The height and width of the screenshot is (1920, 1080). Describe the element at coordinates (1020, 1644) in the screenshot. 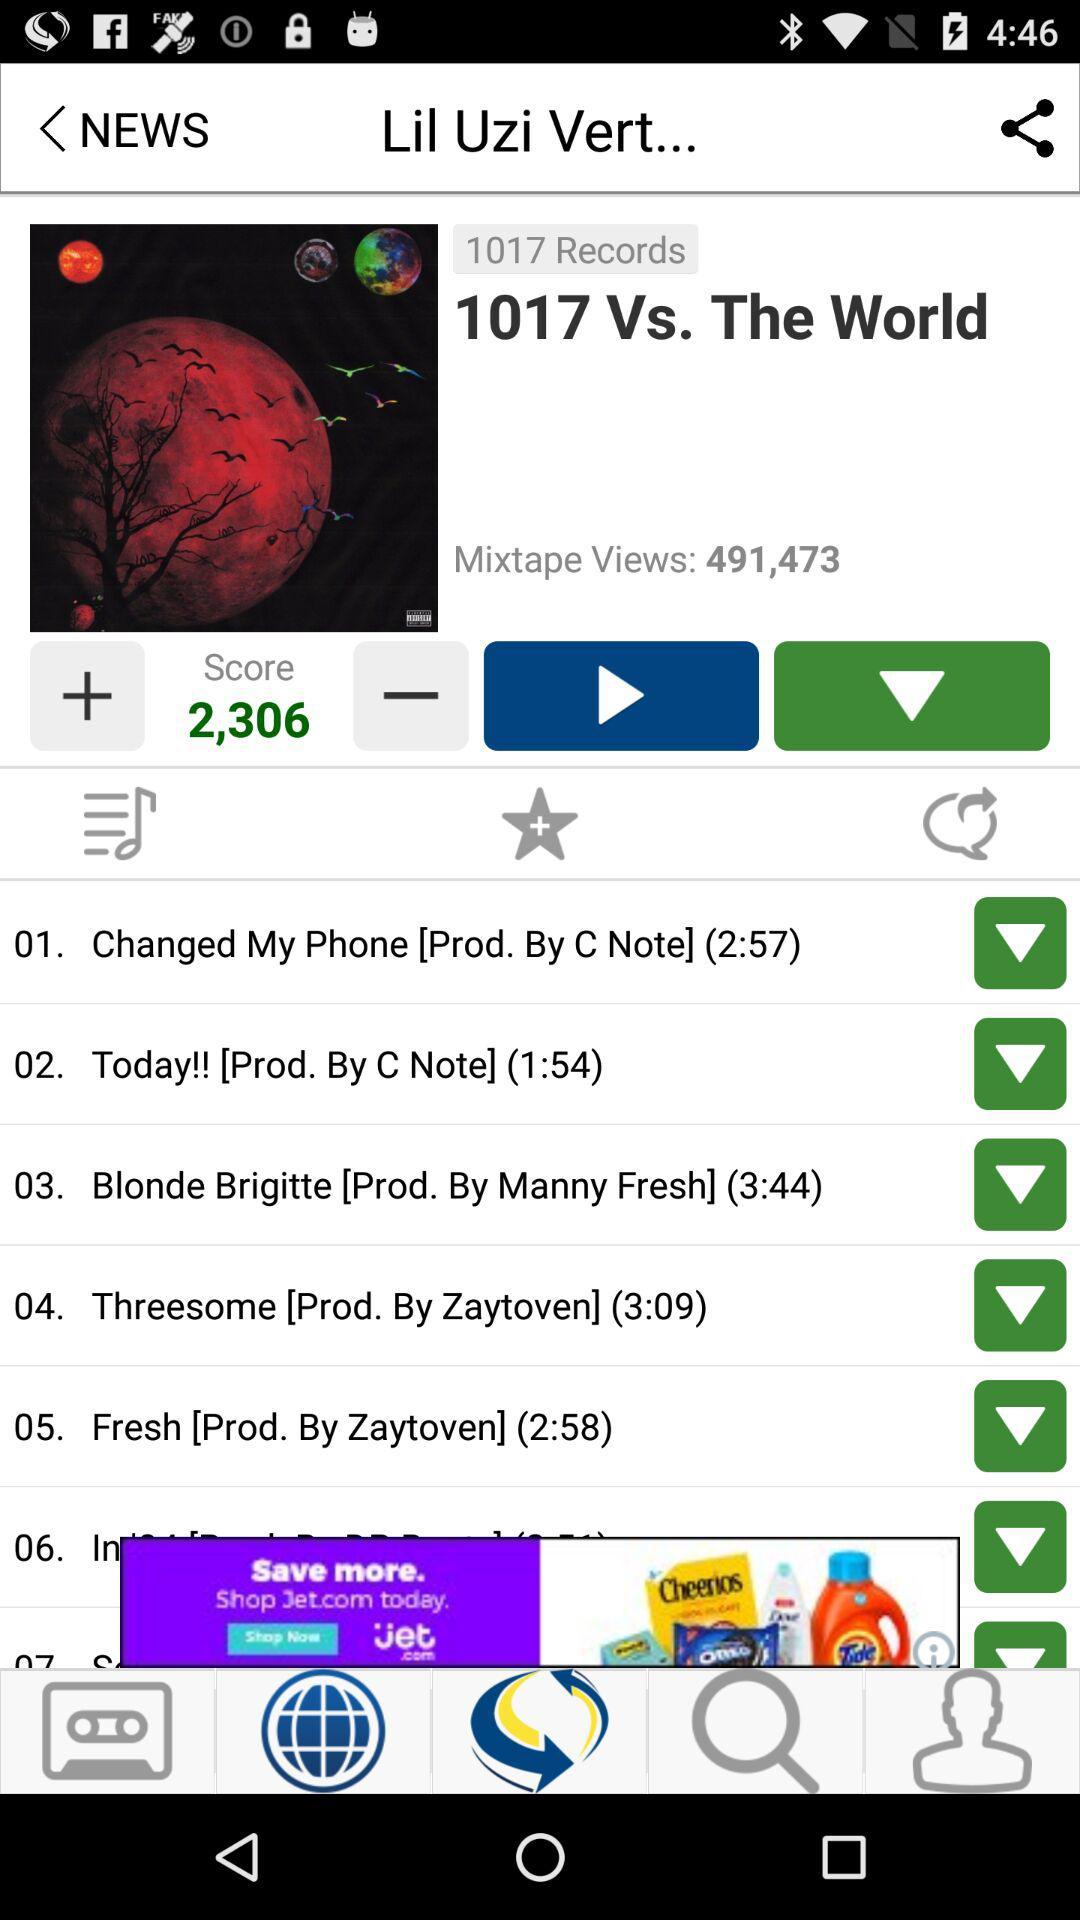

I see `go down` at that location.